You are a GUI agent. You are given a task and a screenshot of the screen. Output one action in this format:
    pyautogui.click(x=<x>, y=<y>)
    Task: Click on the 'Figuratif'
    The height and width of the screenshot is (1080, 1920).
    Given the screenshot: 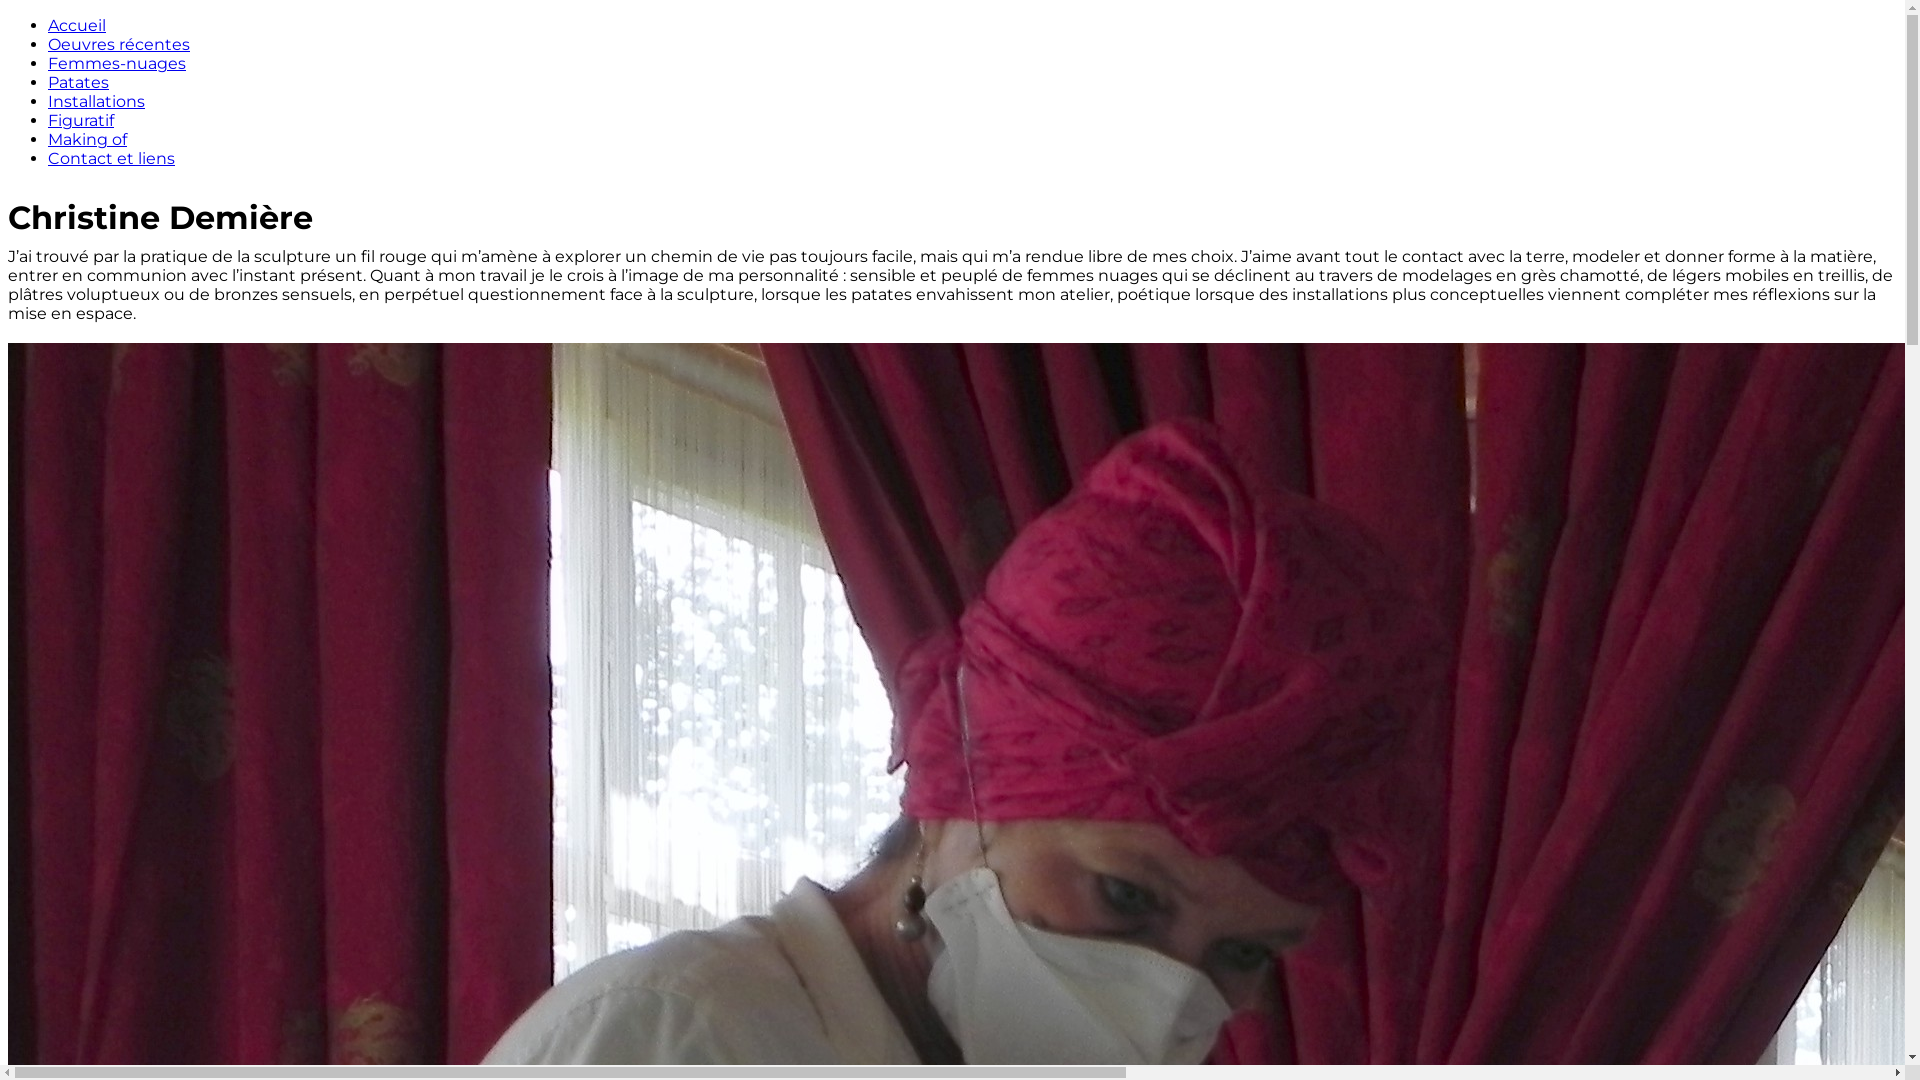 What is the action you would take?
    pyautogui.click(x=80, y=120)
    